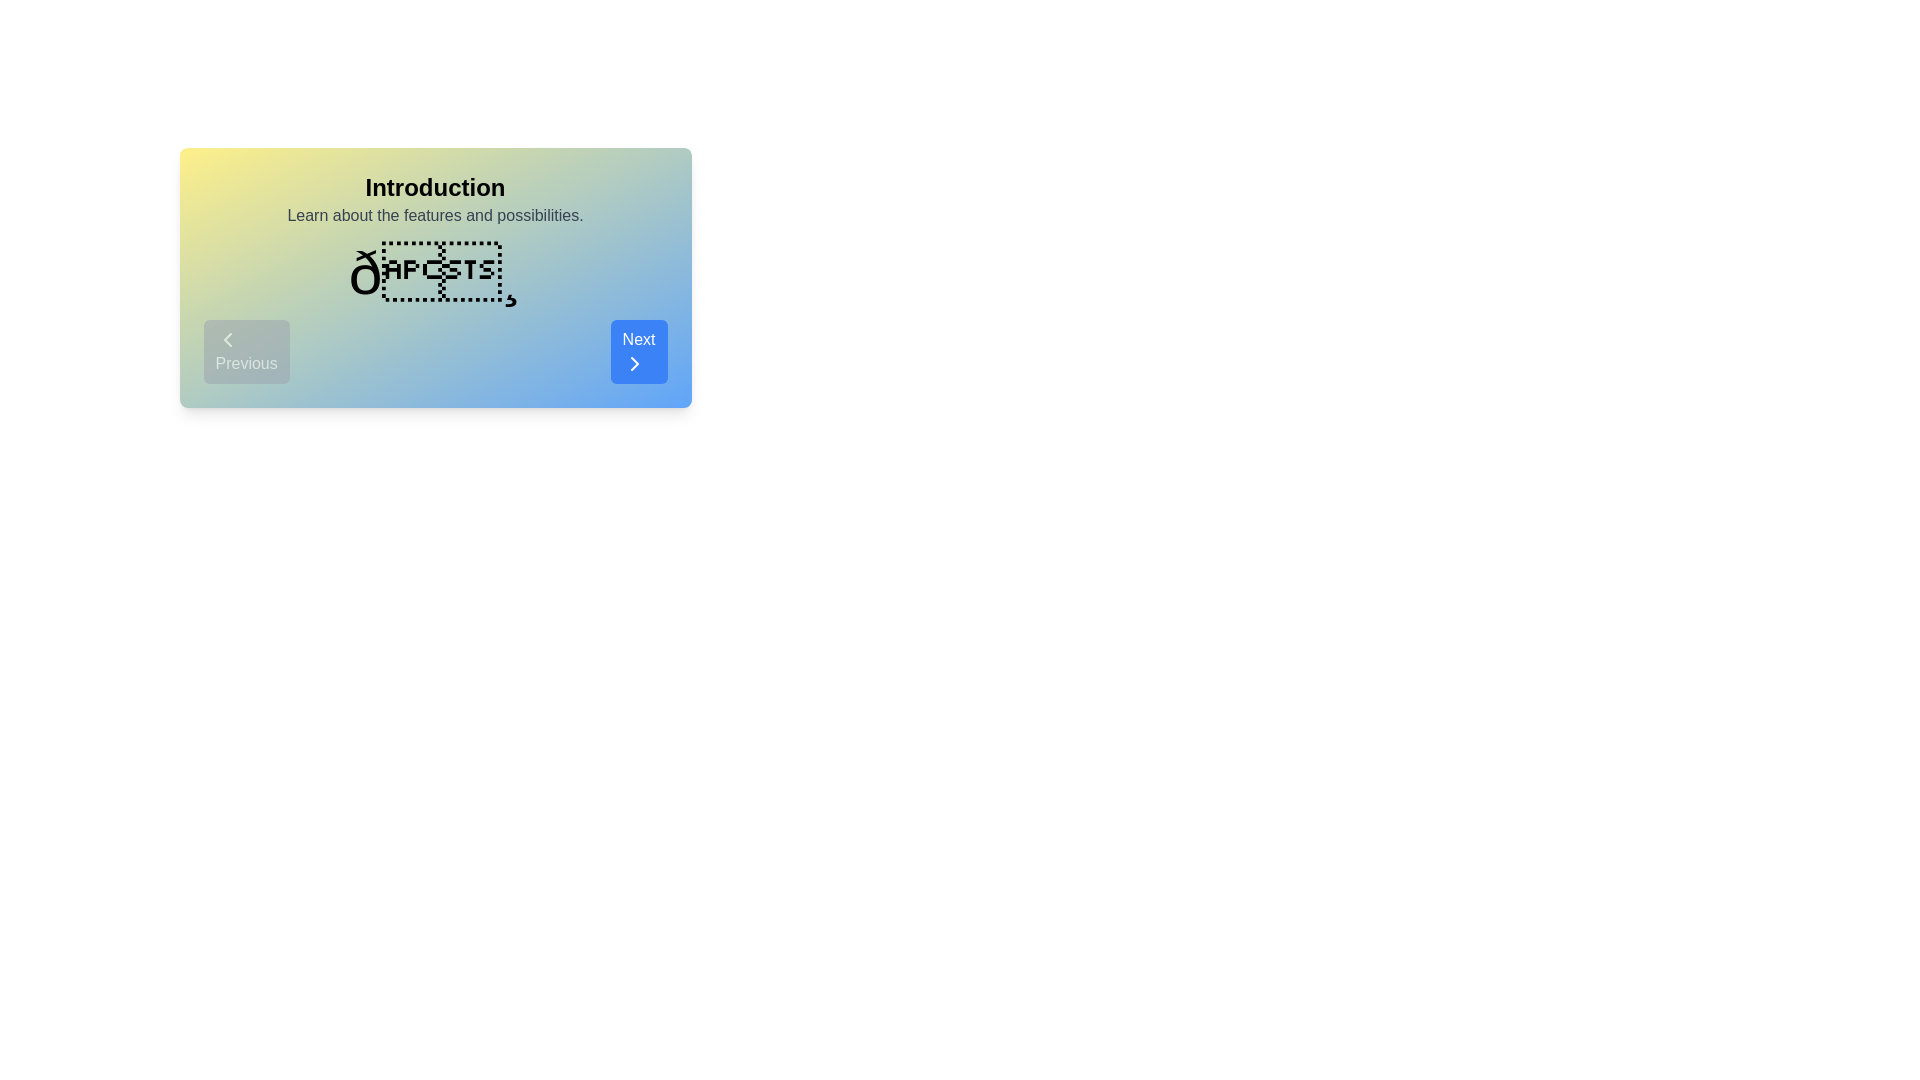 Image resolution: width=1920 pixels, height=1080 pixels. I want to click on the 'Previous' button to navigate to the previous step, so click(245, 350).